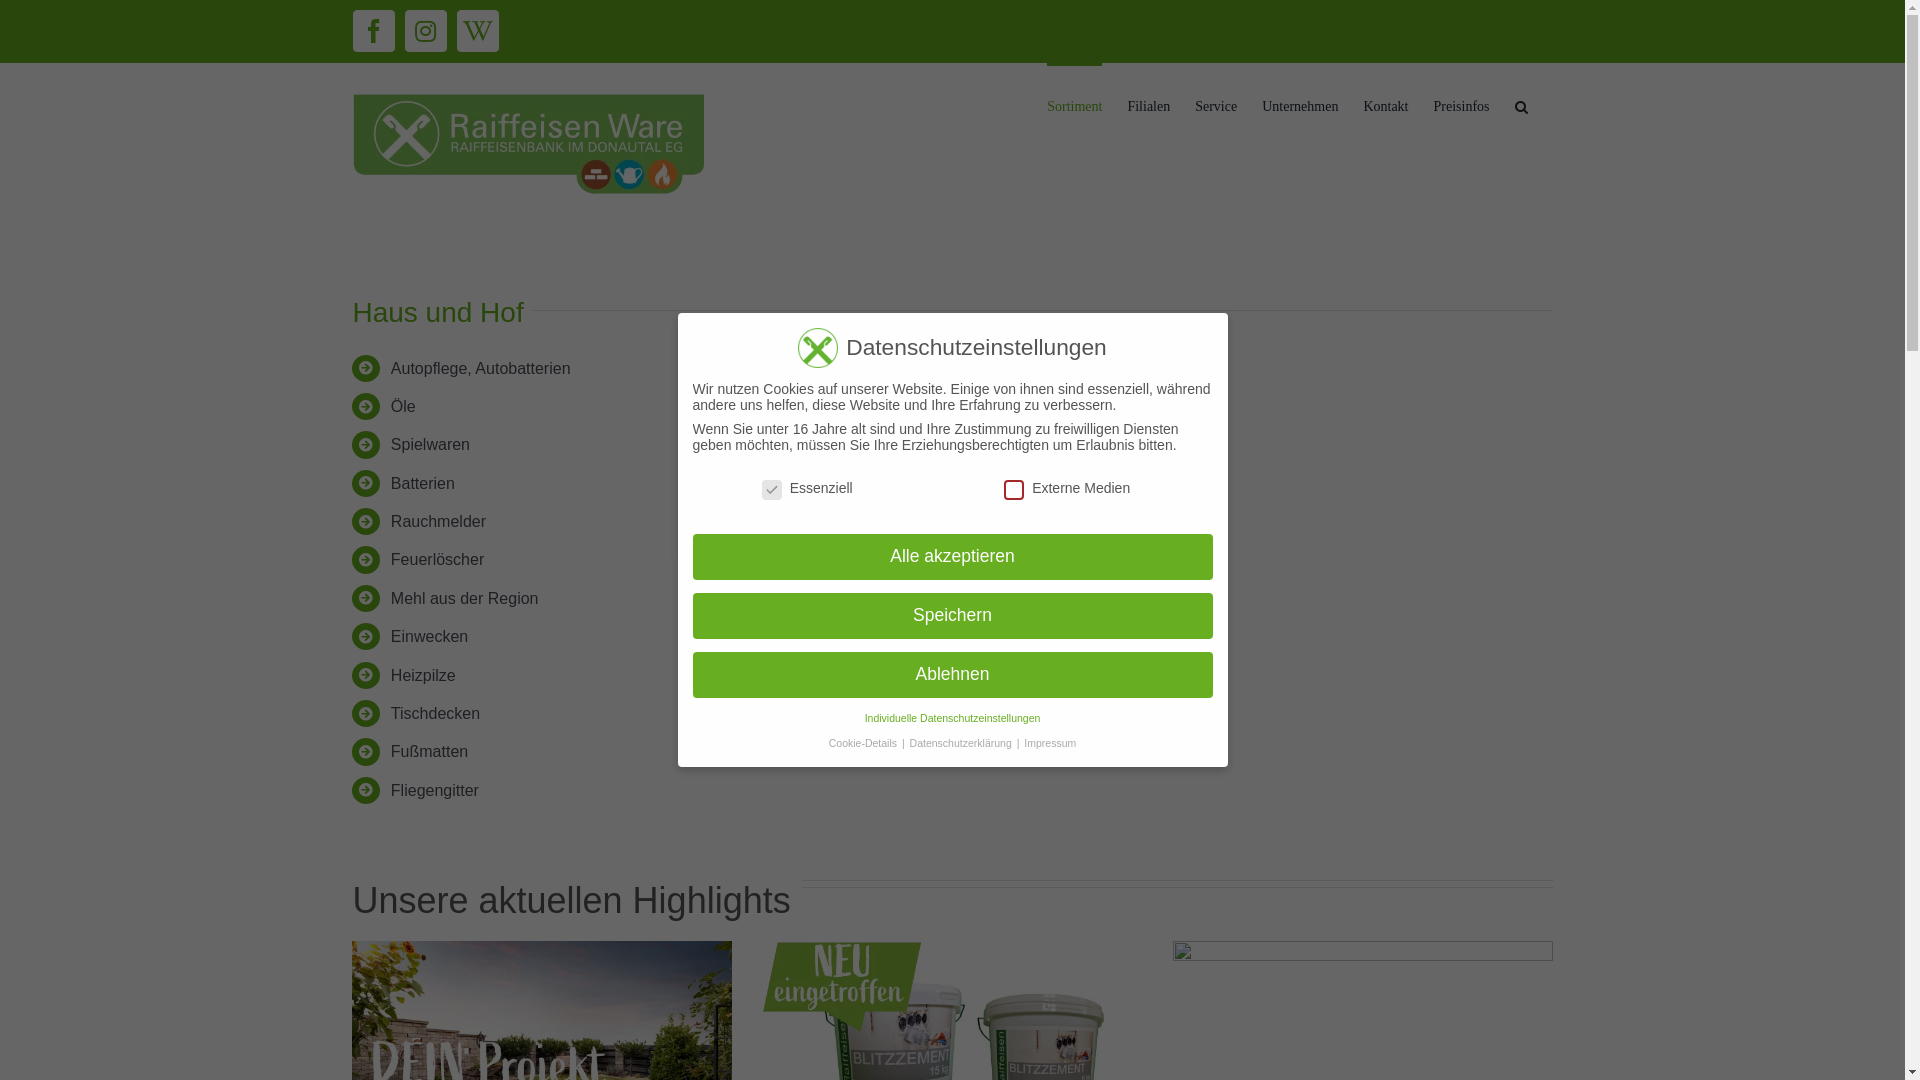 The image size is (1920, 1080). I want to click on 'Speichern', so click(950, 615).